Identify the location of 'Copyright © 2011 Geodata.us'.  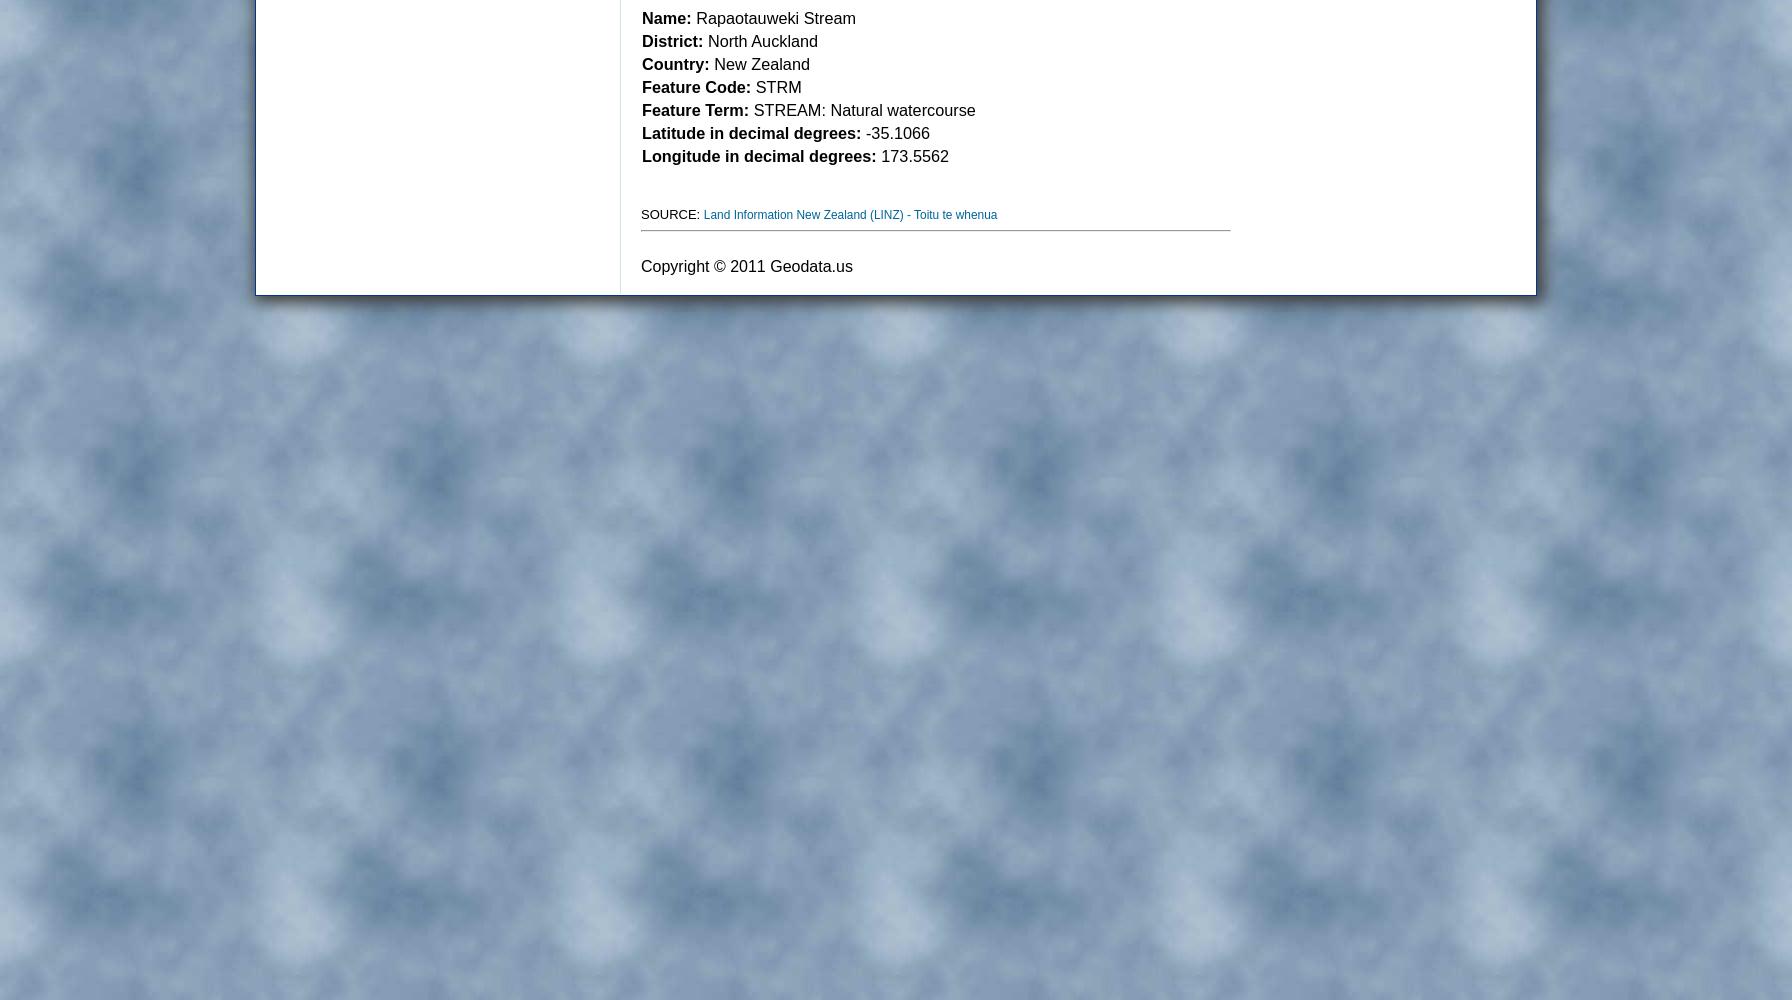
(746, 266).